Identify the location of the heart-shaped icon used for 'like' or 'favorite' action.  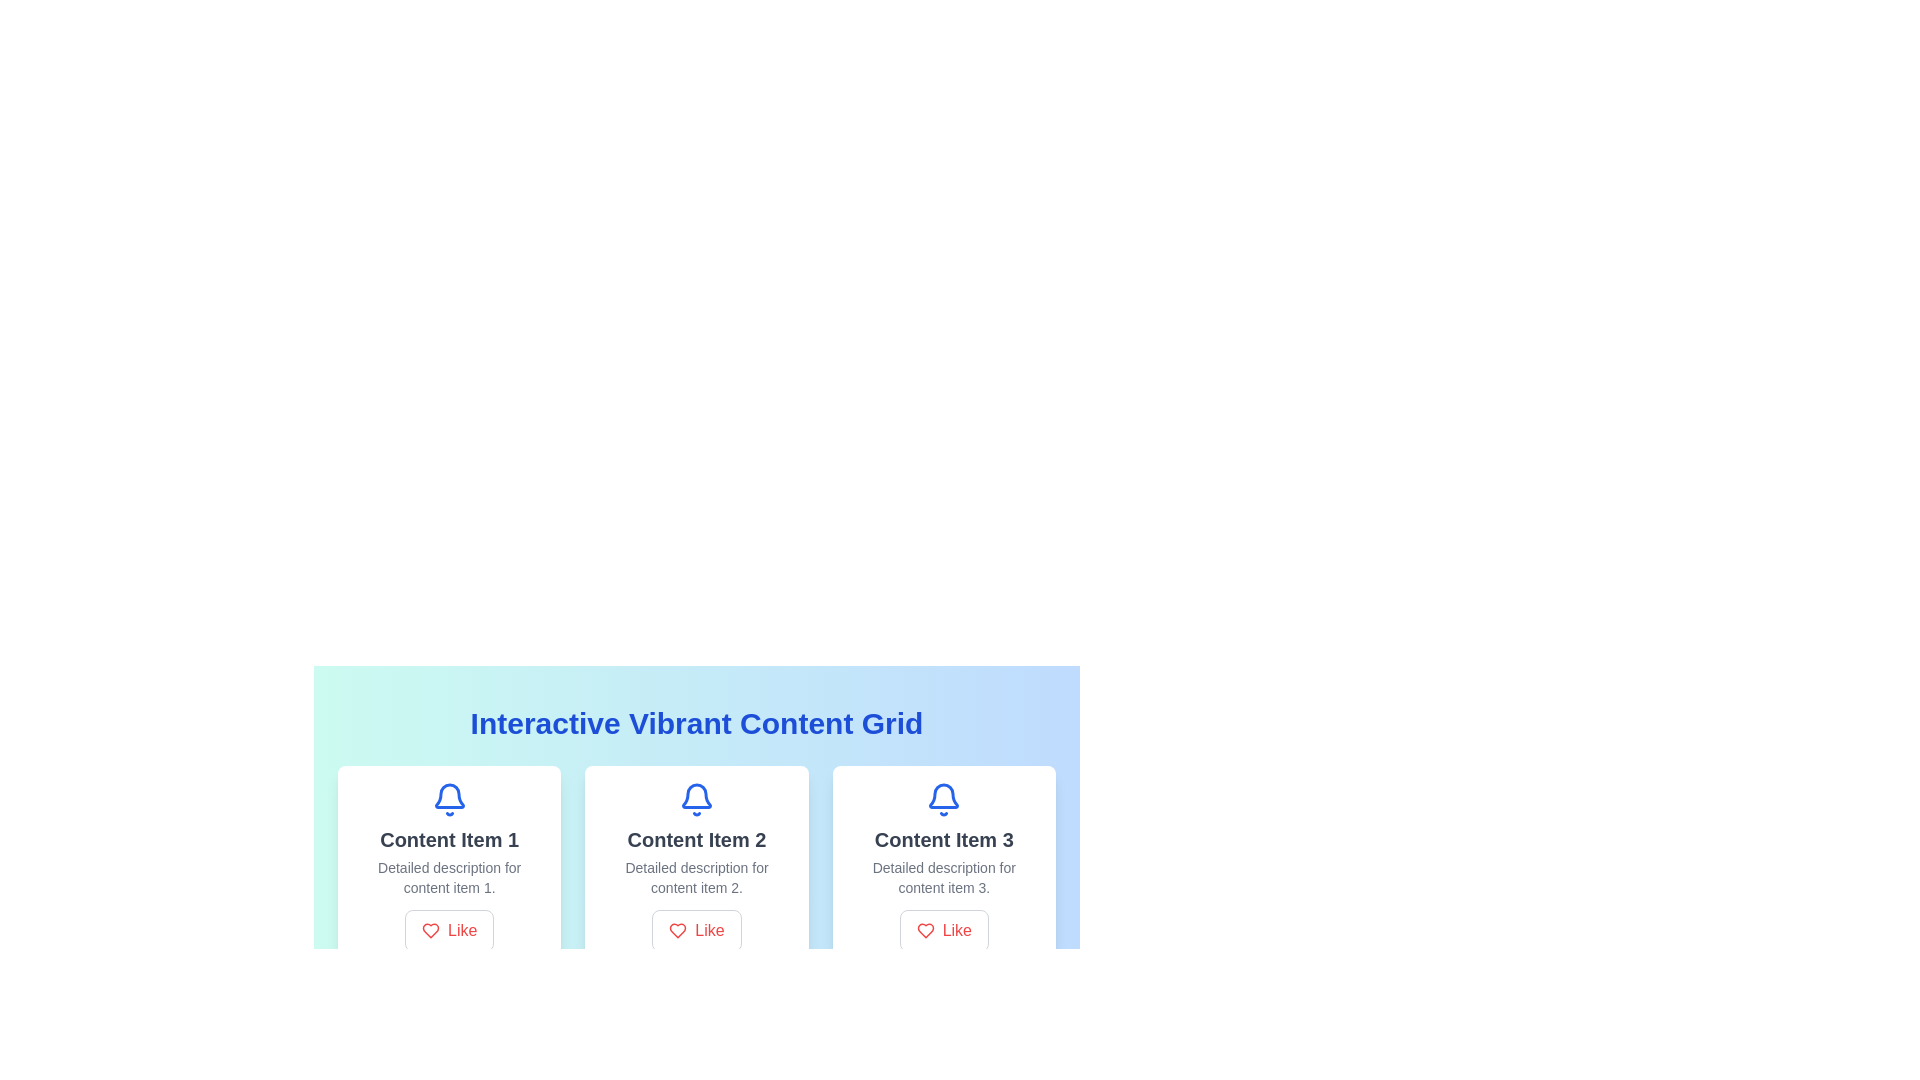
(924, 930).